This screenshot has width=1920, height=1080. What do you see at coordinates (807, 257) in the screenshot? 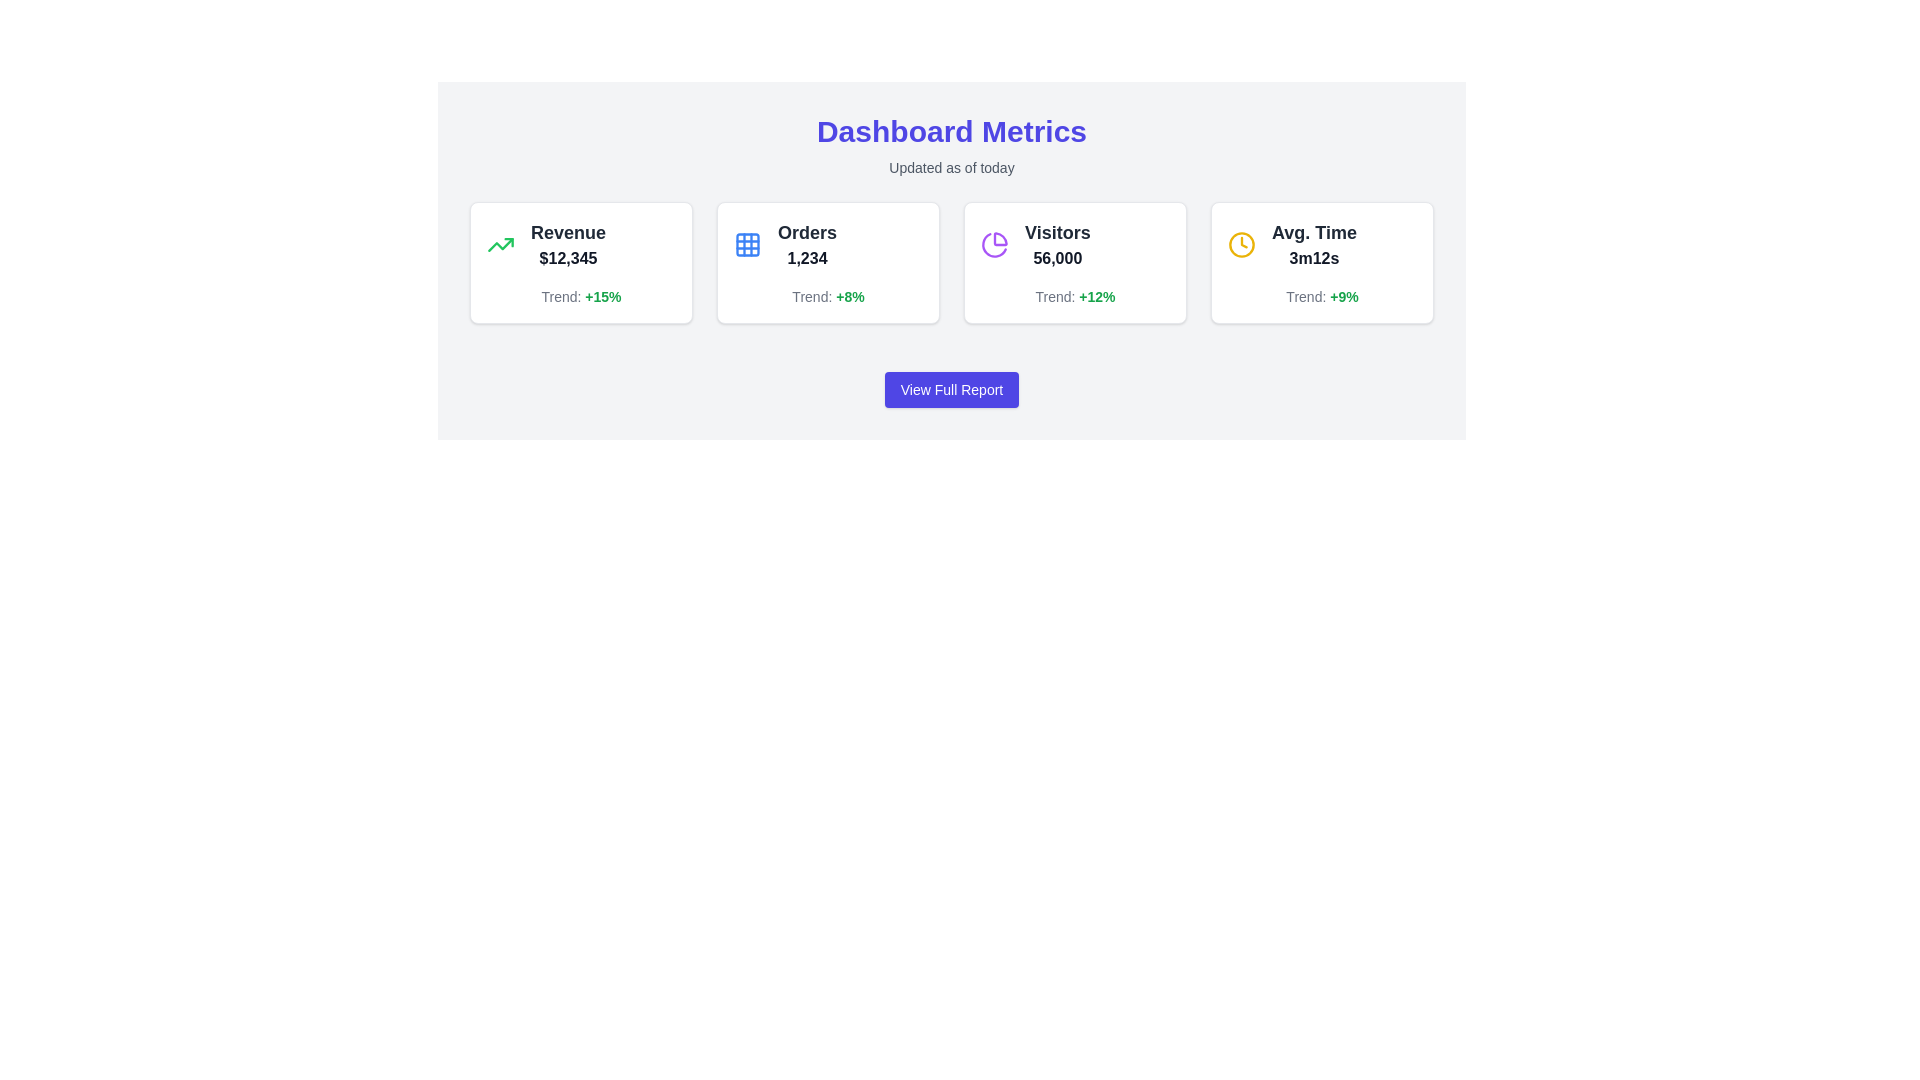
I see `the numeric text label displaying '1,234', which is located directly beneath the 'Orders' text in the middle card layout` at bounding box center [807, 257].